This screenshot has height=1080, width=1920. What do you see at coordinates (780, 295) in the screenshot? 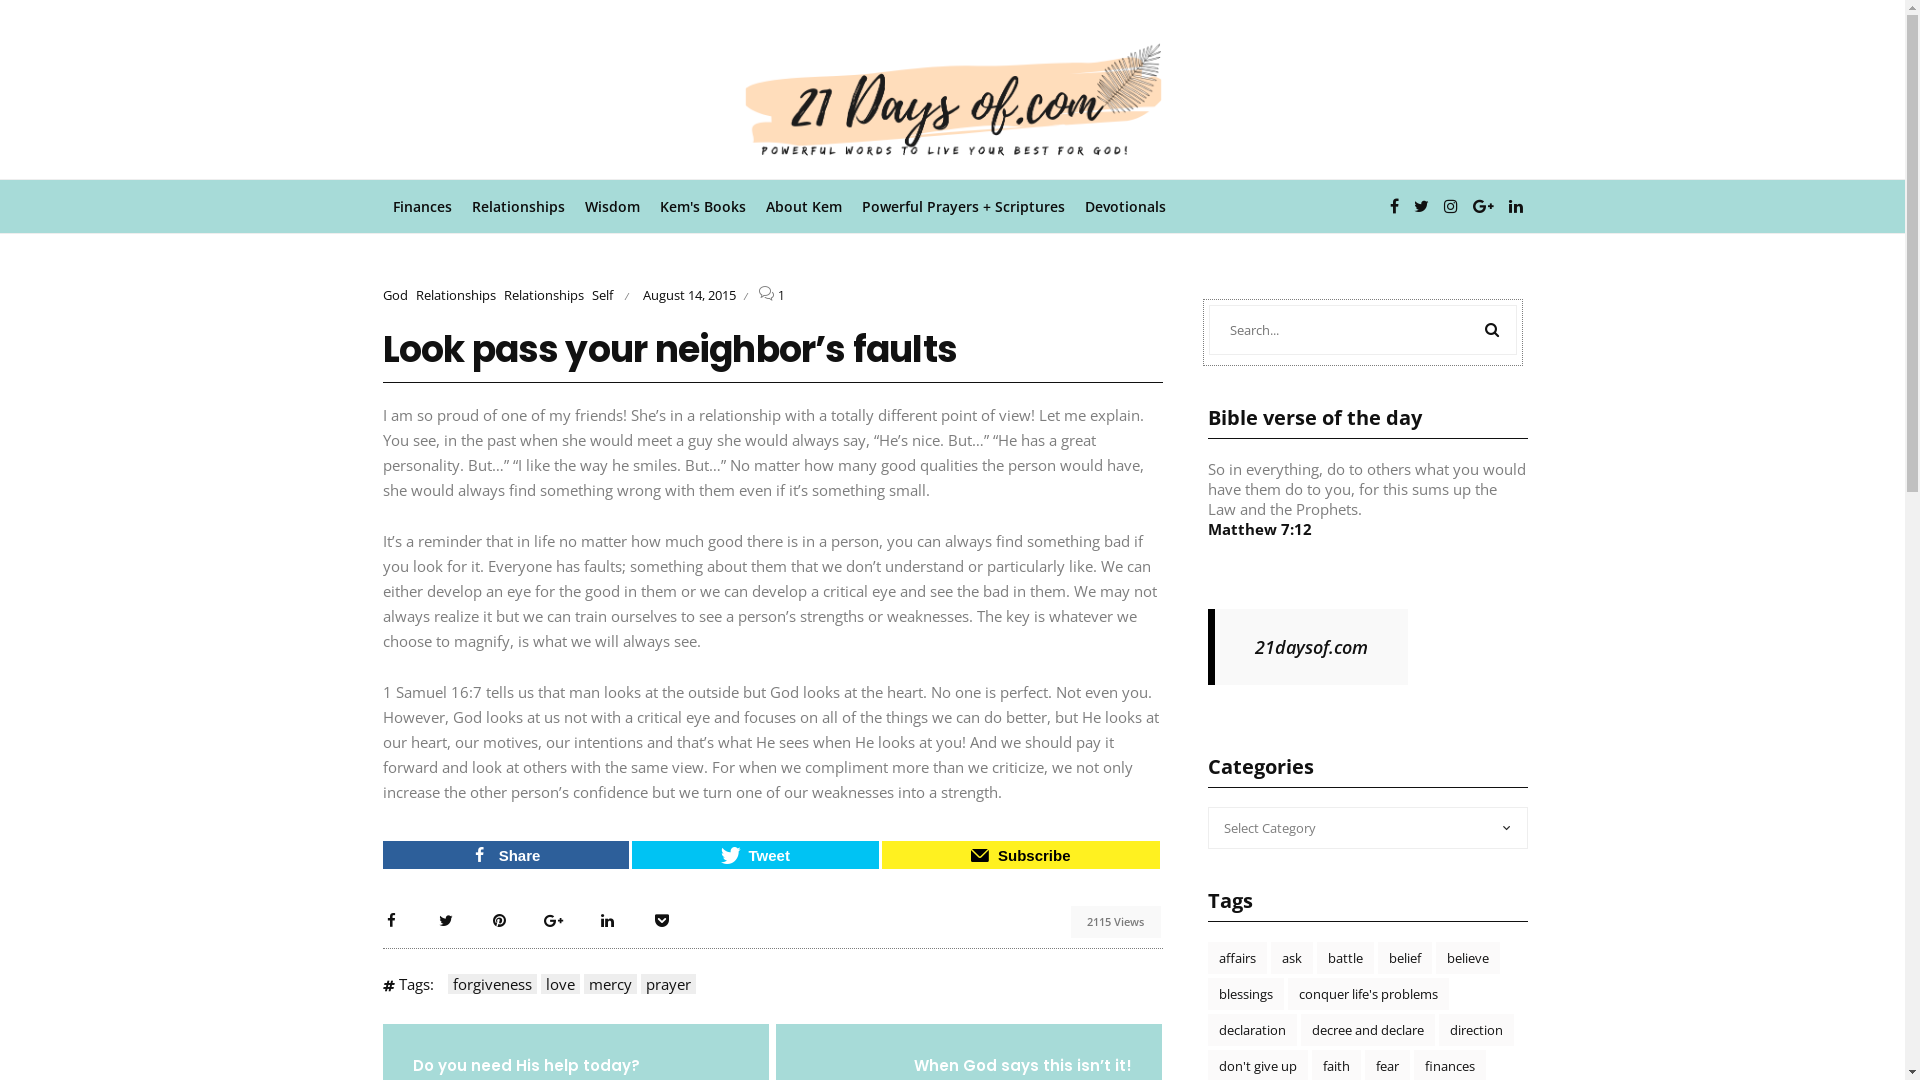
I see `'1'` at bounding box center [780, 295].